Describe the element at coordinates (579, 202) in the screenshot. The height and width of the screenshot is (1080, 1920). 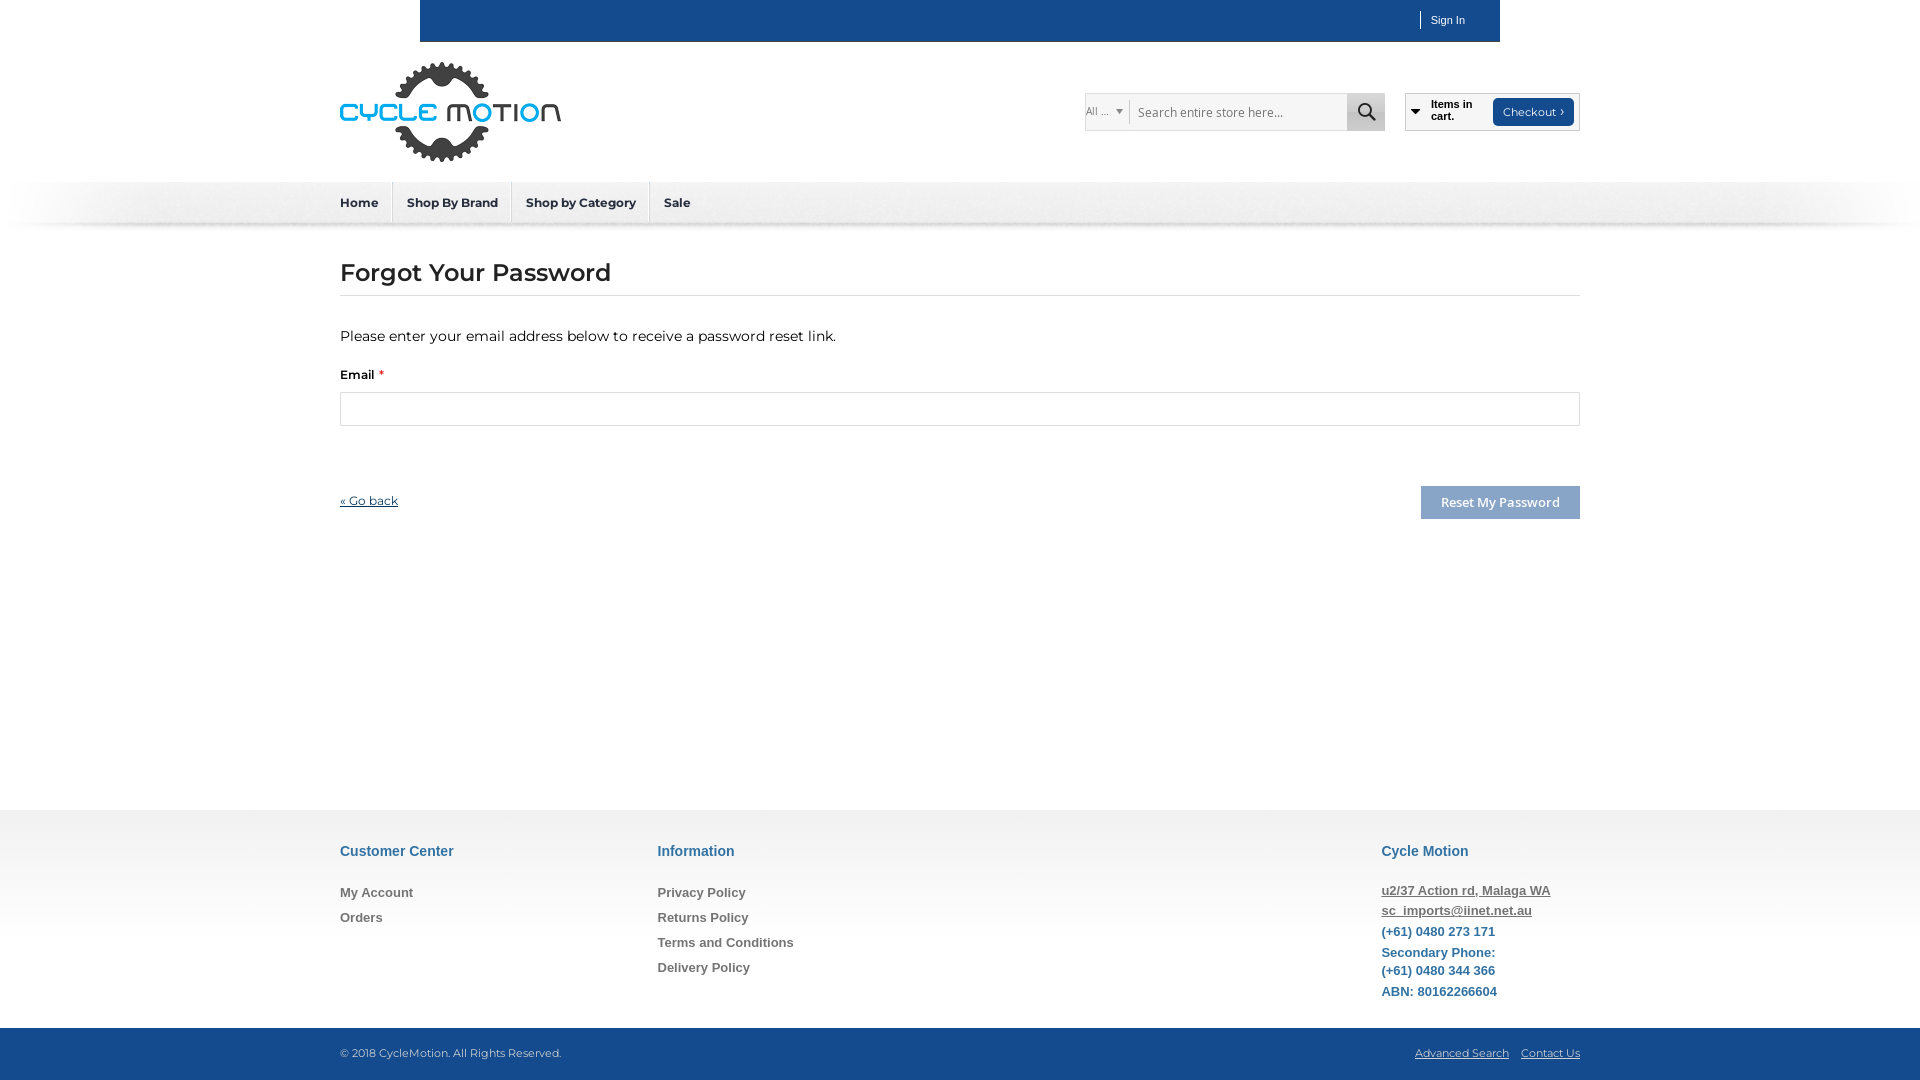
I see `'Shop by Category'` at that location.